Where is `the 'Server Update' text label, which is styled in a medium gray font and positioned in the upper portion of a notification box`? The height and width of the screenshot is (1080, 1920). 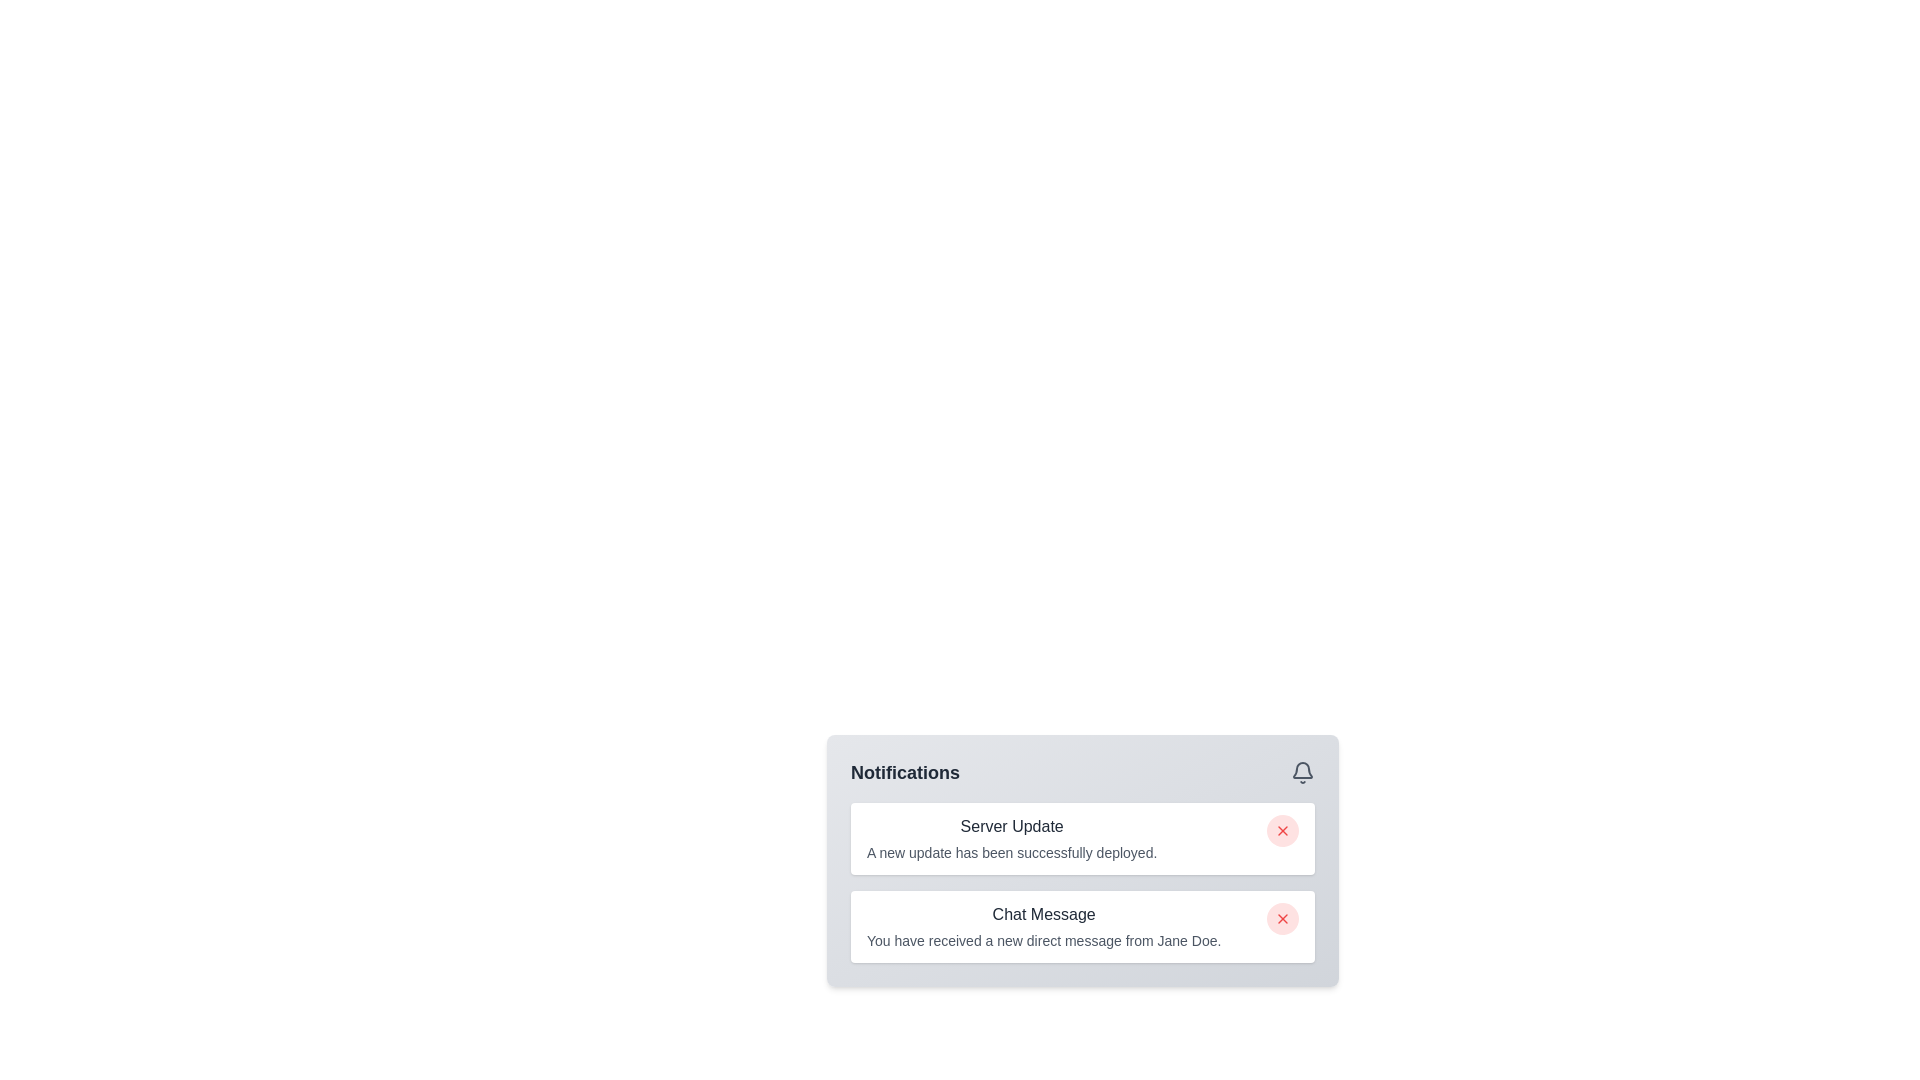
the 'Server Update' text label, which is styled in a medium gray font and positioned in the upper portion of a notification box is located at coordinates (1012, 826).